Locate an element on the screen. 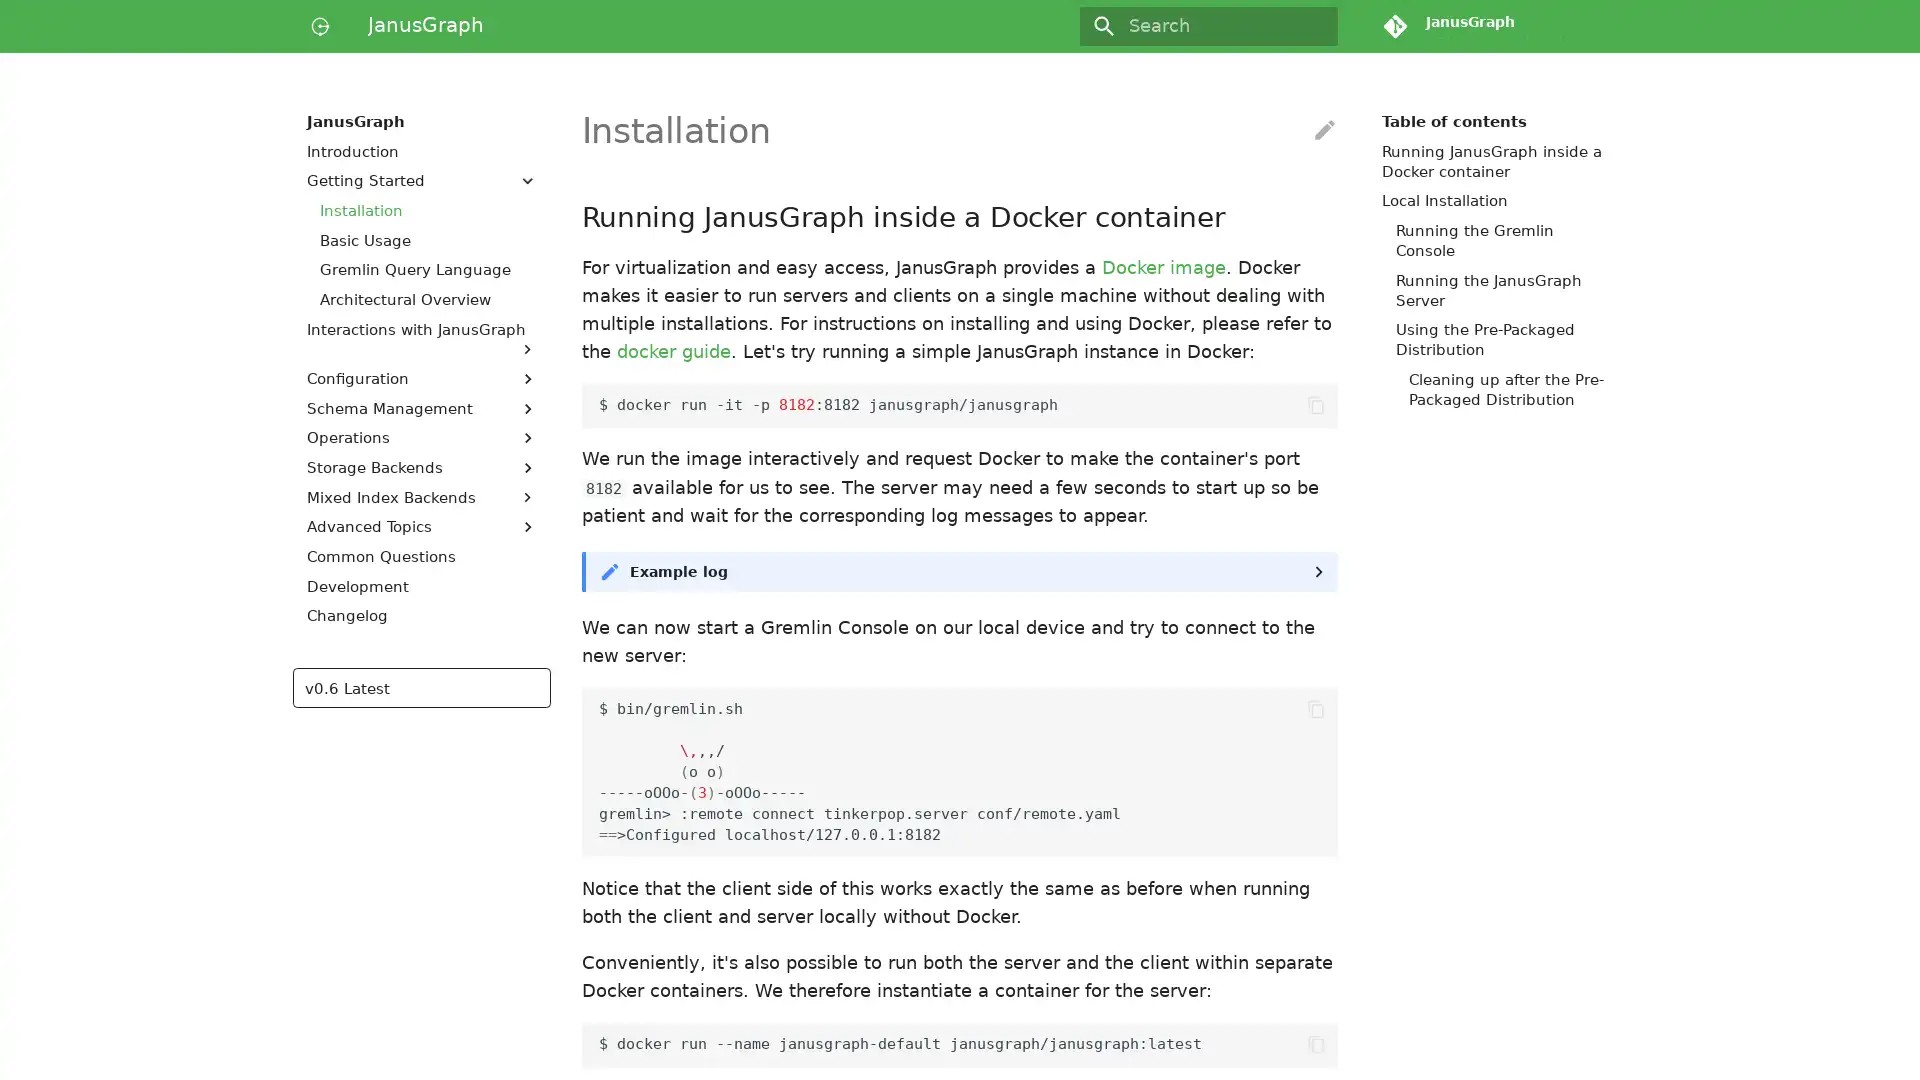 This screenshot has width=1920, height=1080. Copy to clipboard is located at coordinates (1315, 1043).